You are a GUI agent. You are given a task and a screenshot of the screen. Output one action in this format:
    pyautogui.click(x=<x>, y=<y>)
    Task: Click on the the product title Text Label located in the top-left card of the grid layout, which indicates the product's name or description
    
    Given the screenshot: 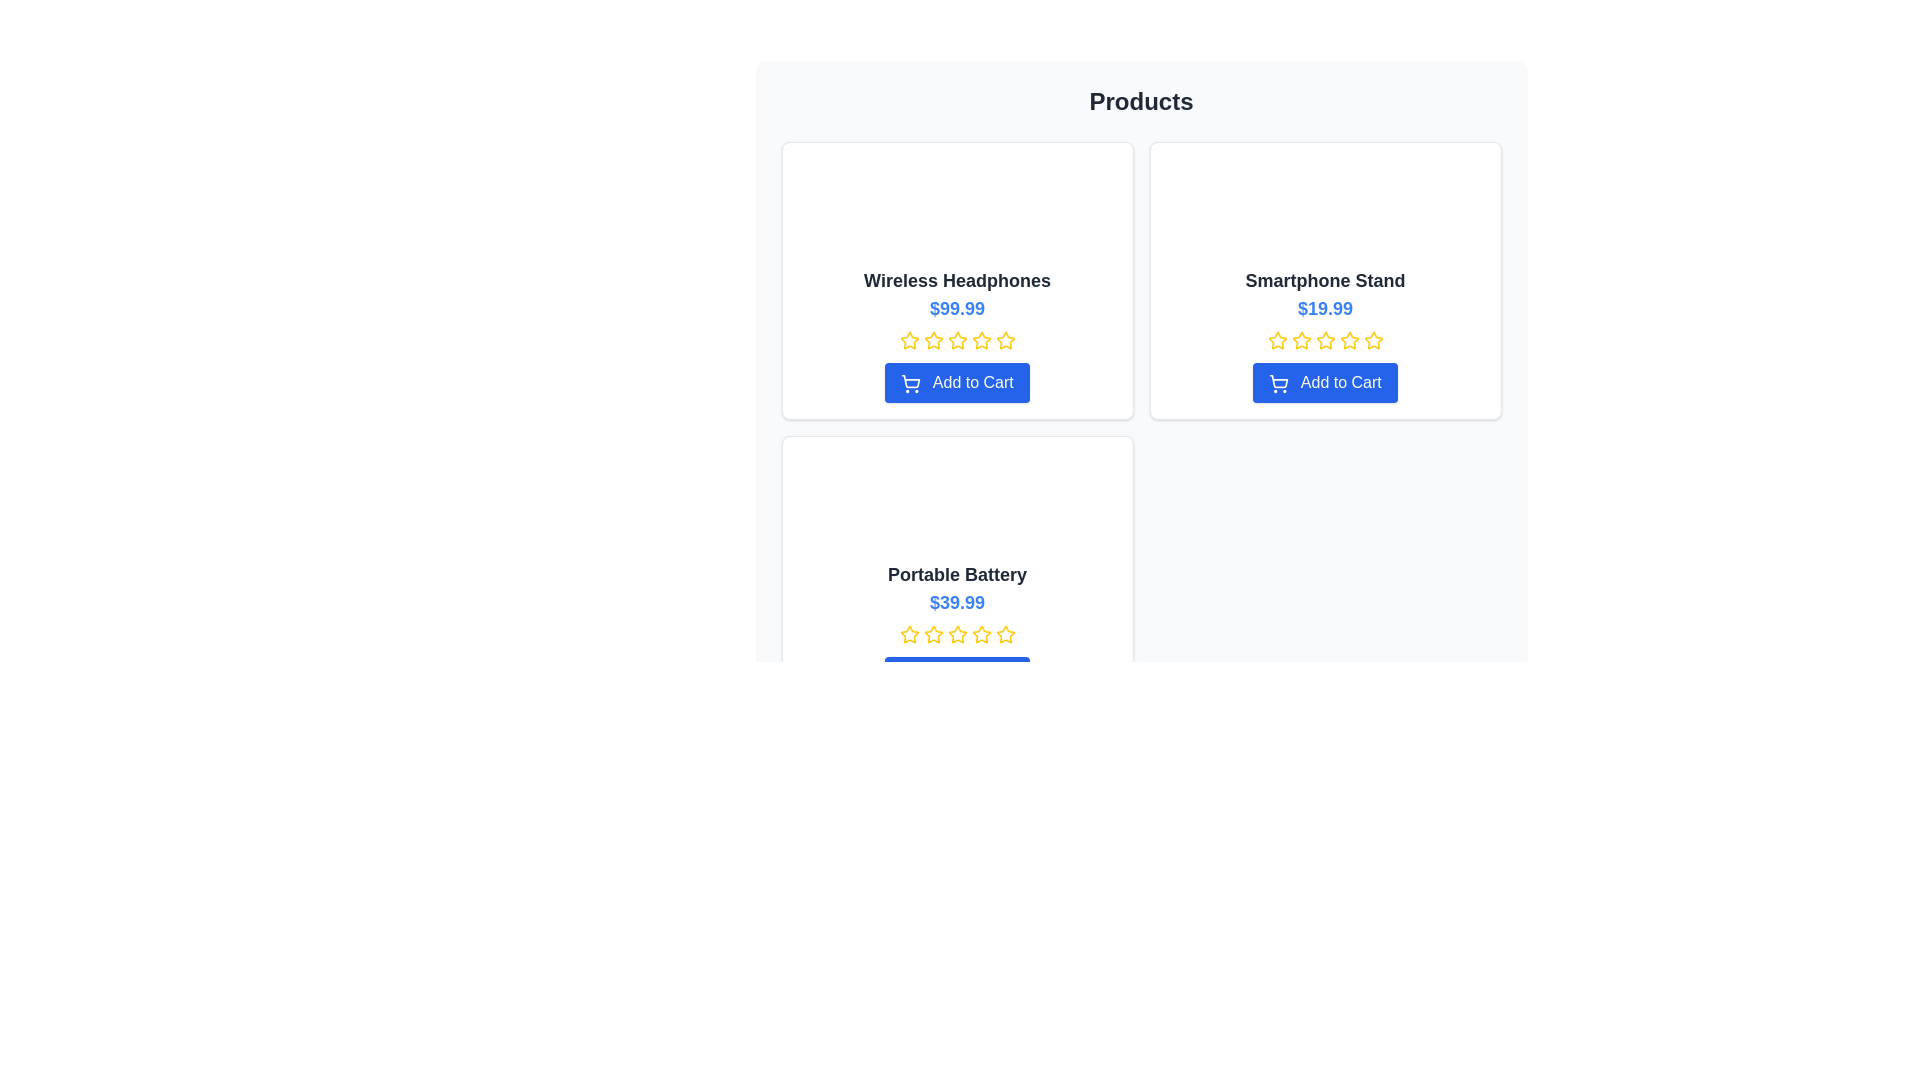 What is the action you would take?
    pyautogui.click(x=956, y=281)
    